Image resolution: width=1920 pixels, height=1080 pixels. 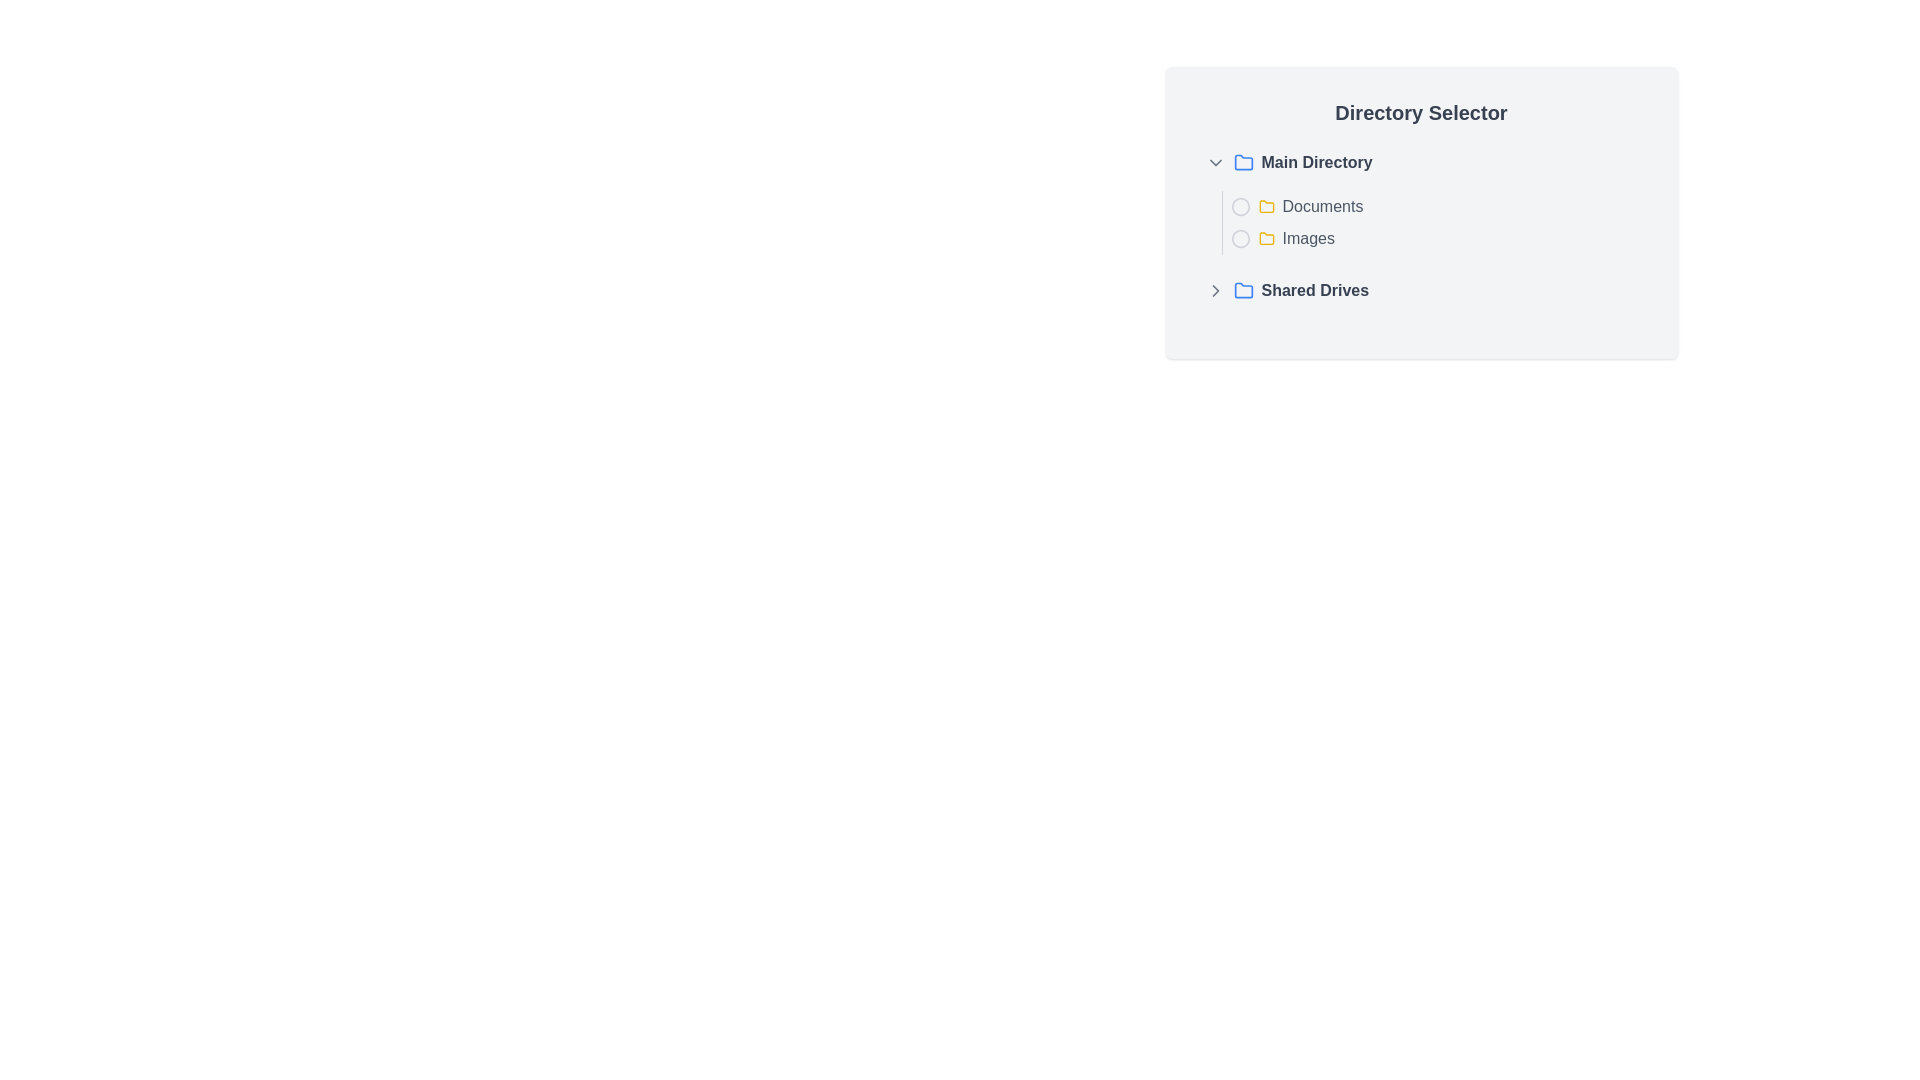 What do you see at coordinates (1420, 199) in the screenshot?
I see `the 'Main Directory' item in the Tree view` at bounding box center [1420, 199].